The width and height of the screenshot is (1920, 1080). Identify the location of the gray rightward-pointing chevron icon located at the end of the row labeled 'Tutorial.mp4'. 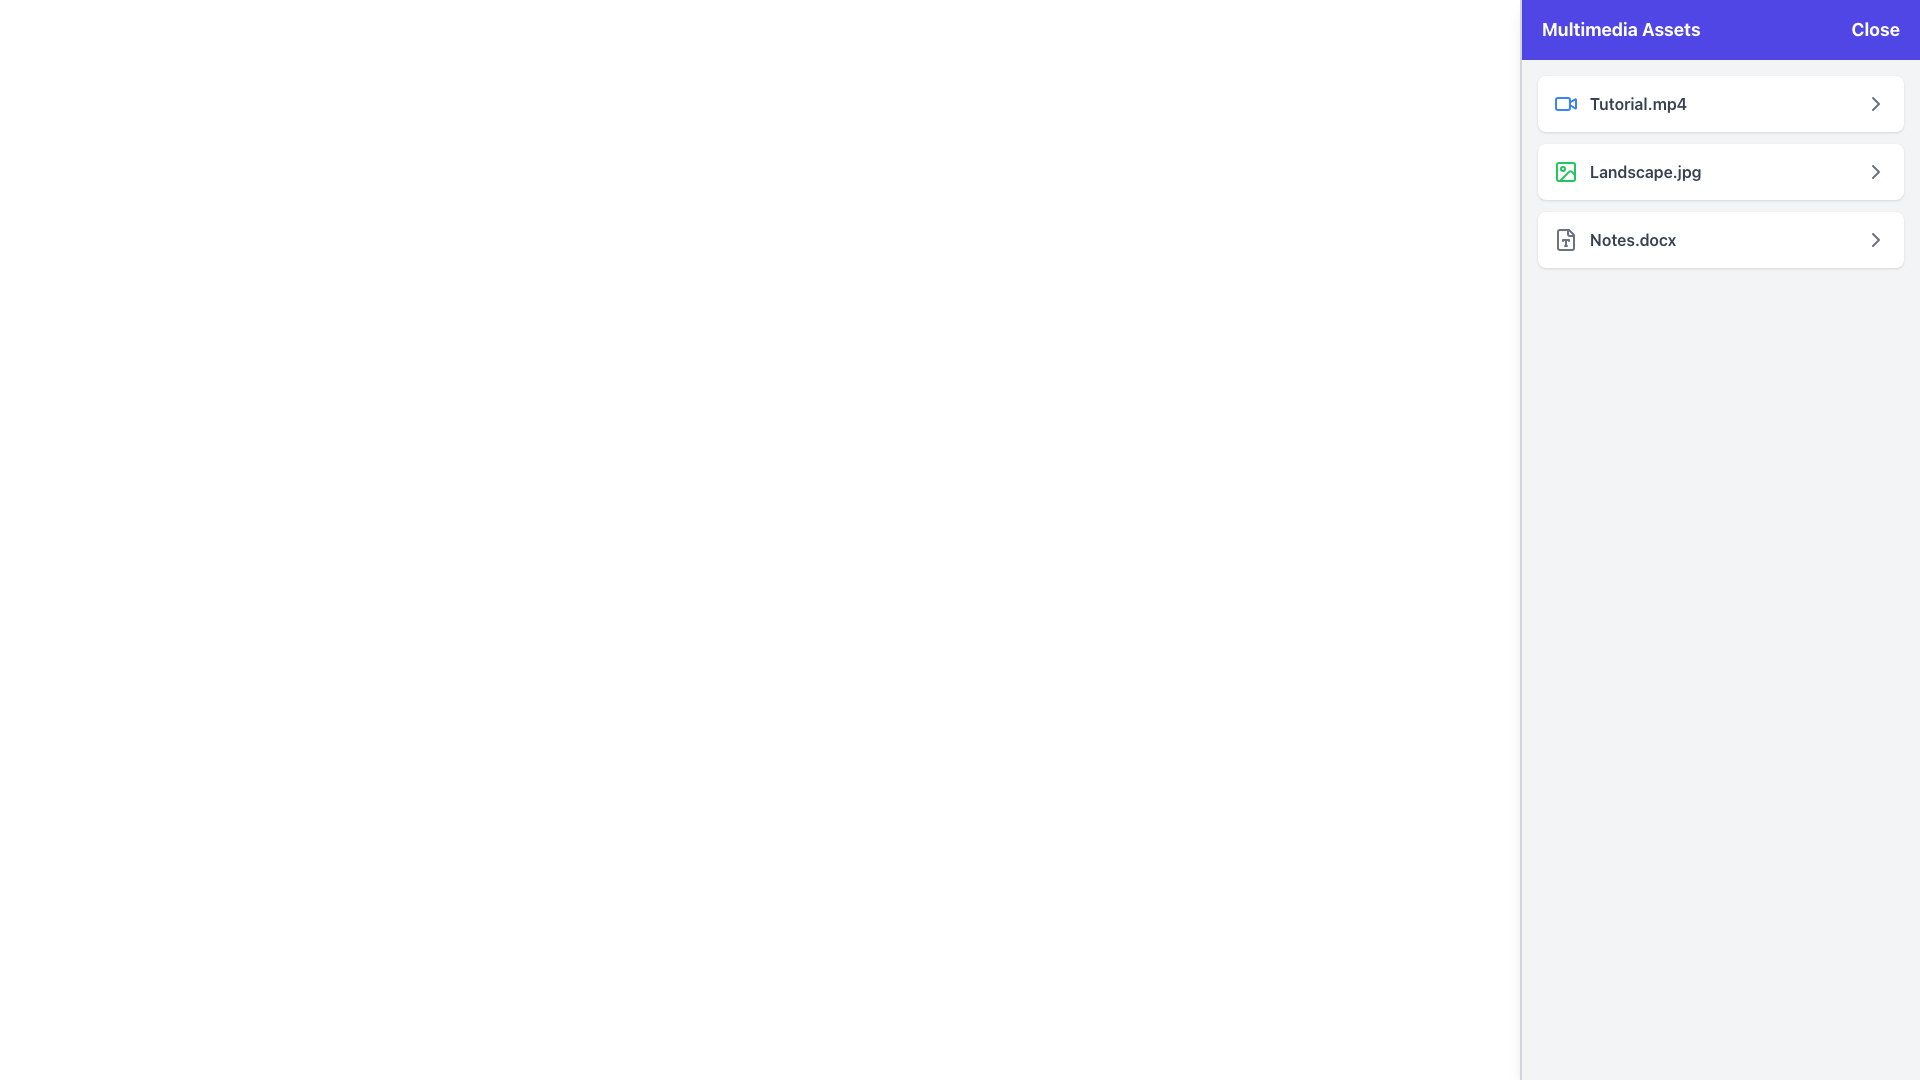
(1875, 104).